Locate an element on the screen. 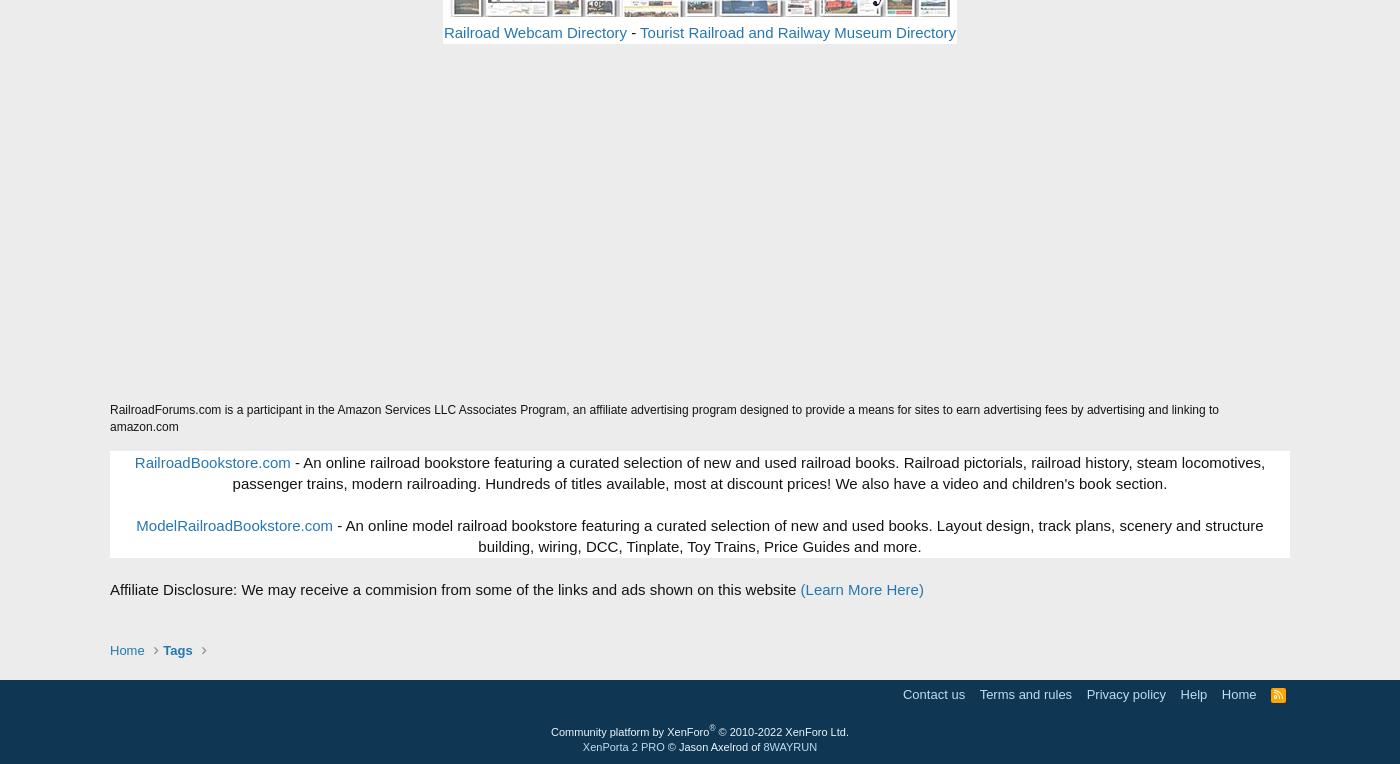 The width and height of the screenshot is (1400, 764). '© Jason Axelrod of' is located at coordinates (712, 745).